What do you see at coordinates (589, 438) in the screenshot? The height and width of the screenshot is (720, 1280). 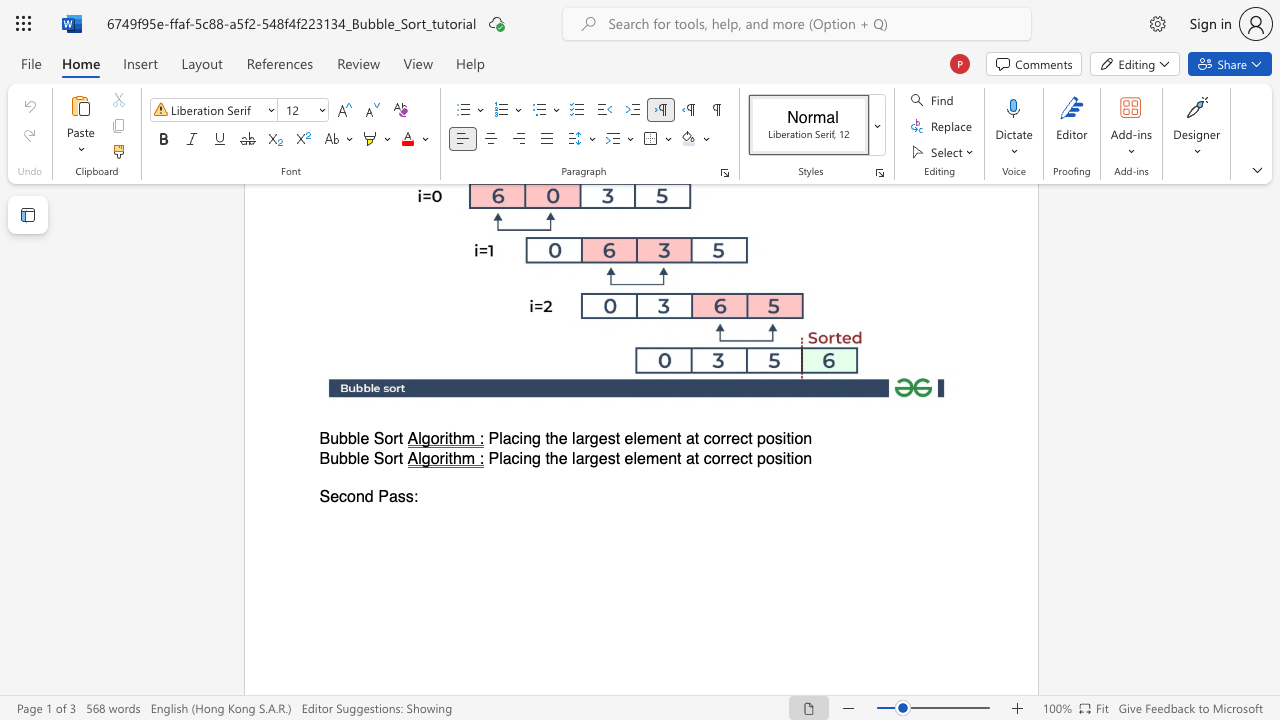 I see `the space between the continuous character "r" and "g" in the text` at bounding box center [589, 438].